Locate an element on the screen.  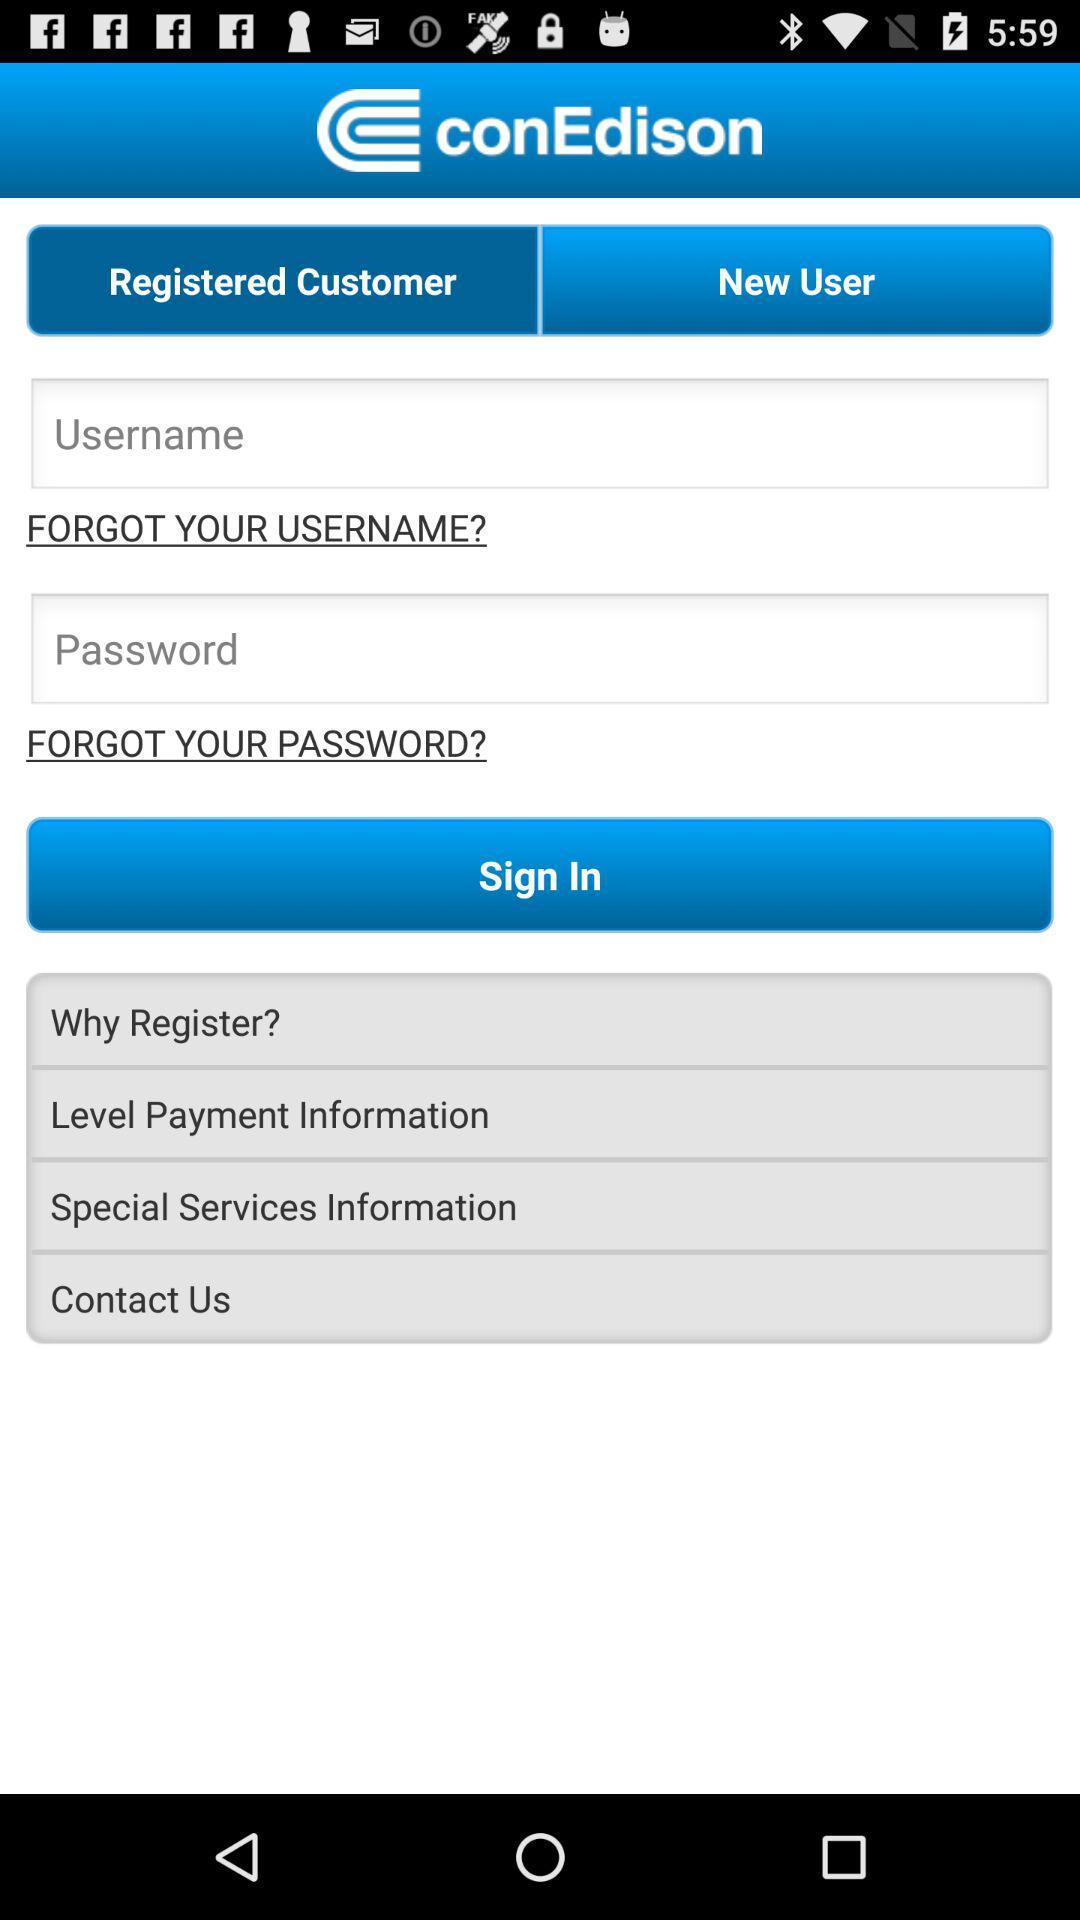
name is located at coordinates (540, 438).